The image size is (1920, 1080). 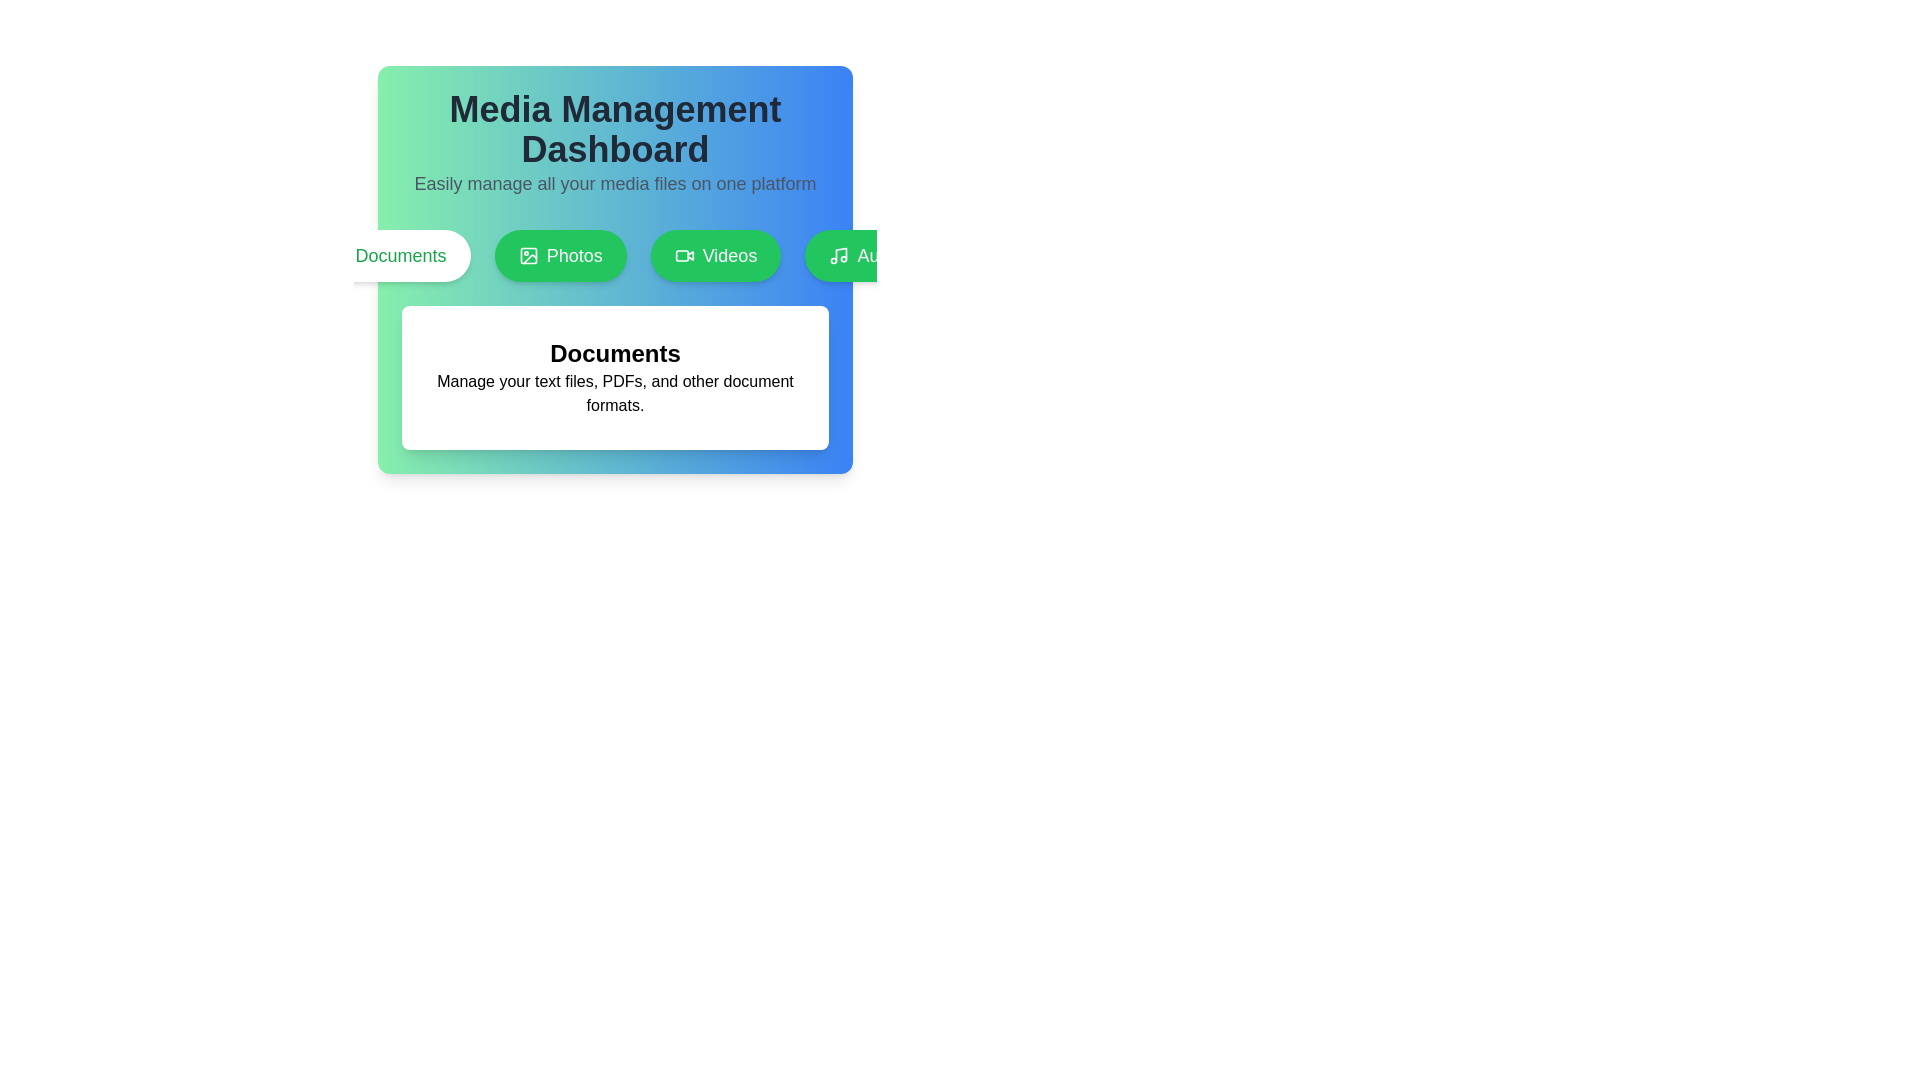 I want to click on the 'Videos' icon in the horizontal navigation menu, so click(x=684, y=254).